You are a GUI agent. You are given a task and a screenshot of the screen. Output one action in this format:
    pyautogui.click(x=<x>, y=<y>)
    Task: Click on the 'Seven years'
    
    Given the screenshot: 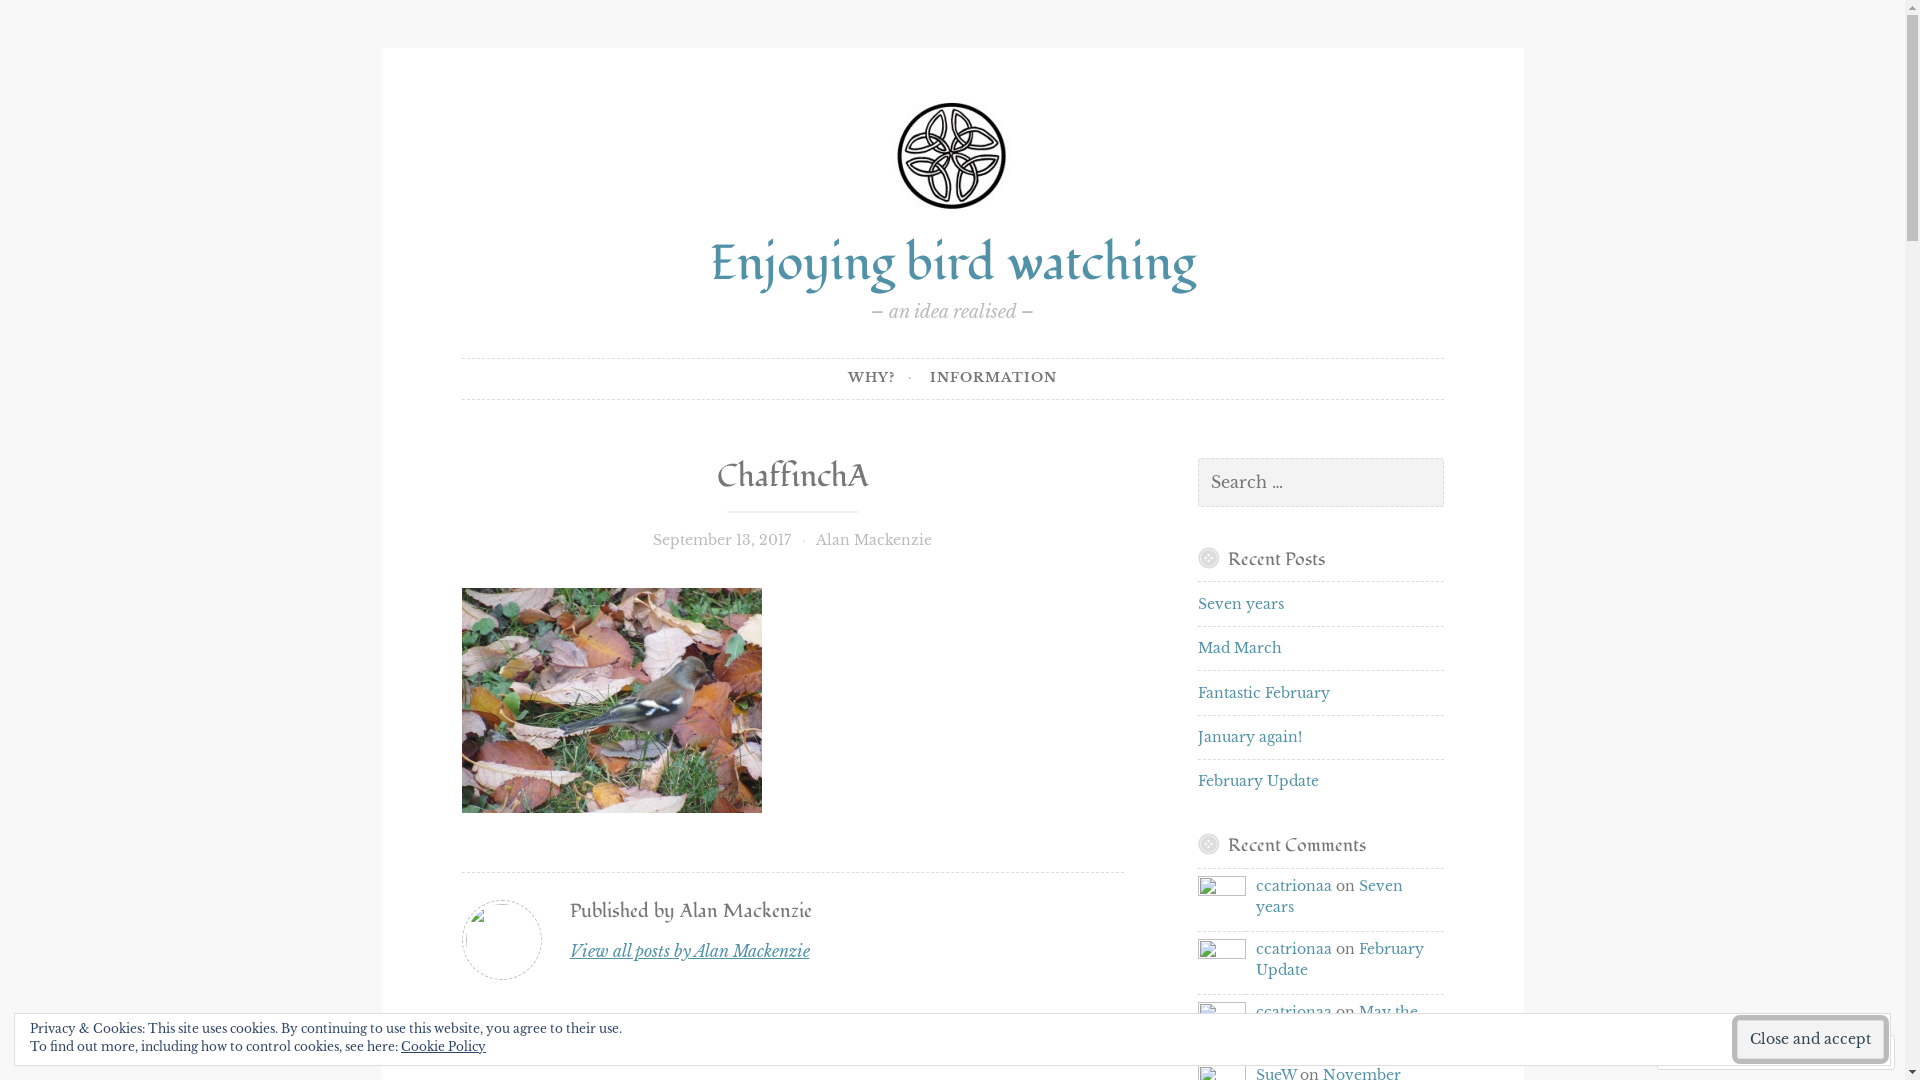 What is the action you would take?
    pyautogui.click(x=1255, y=895)
    